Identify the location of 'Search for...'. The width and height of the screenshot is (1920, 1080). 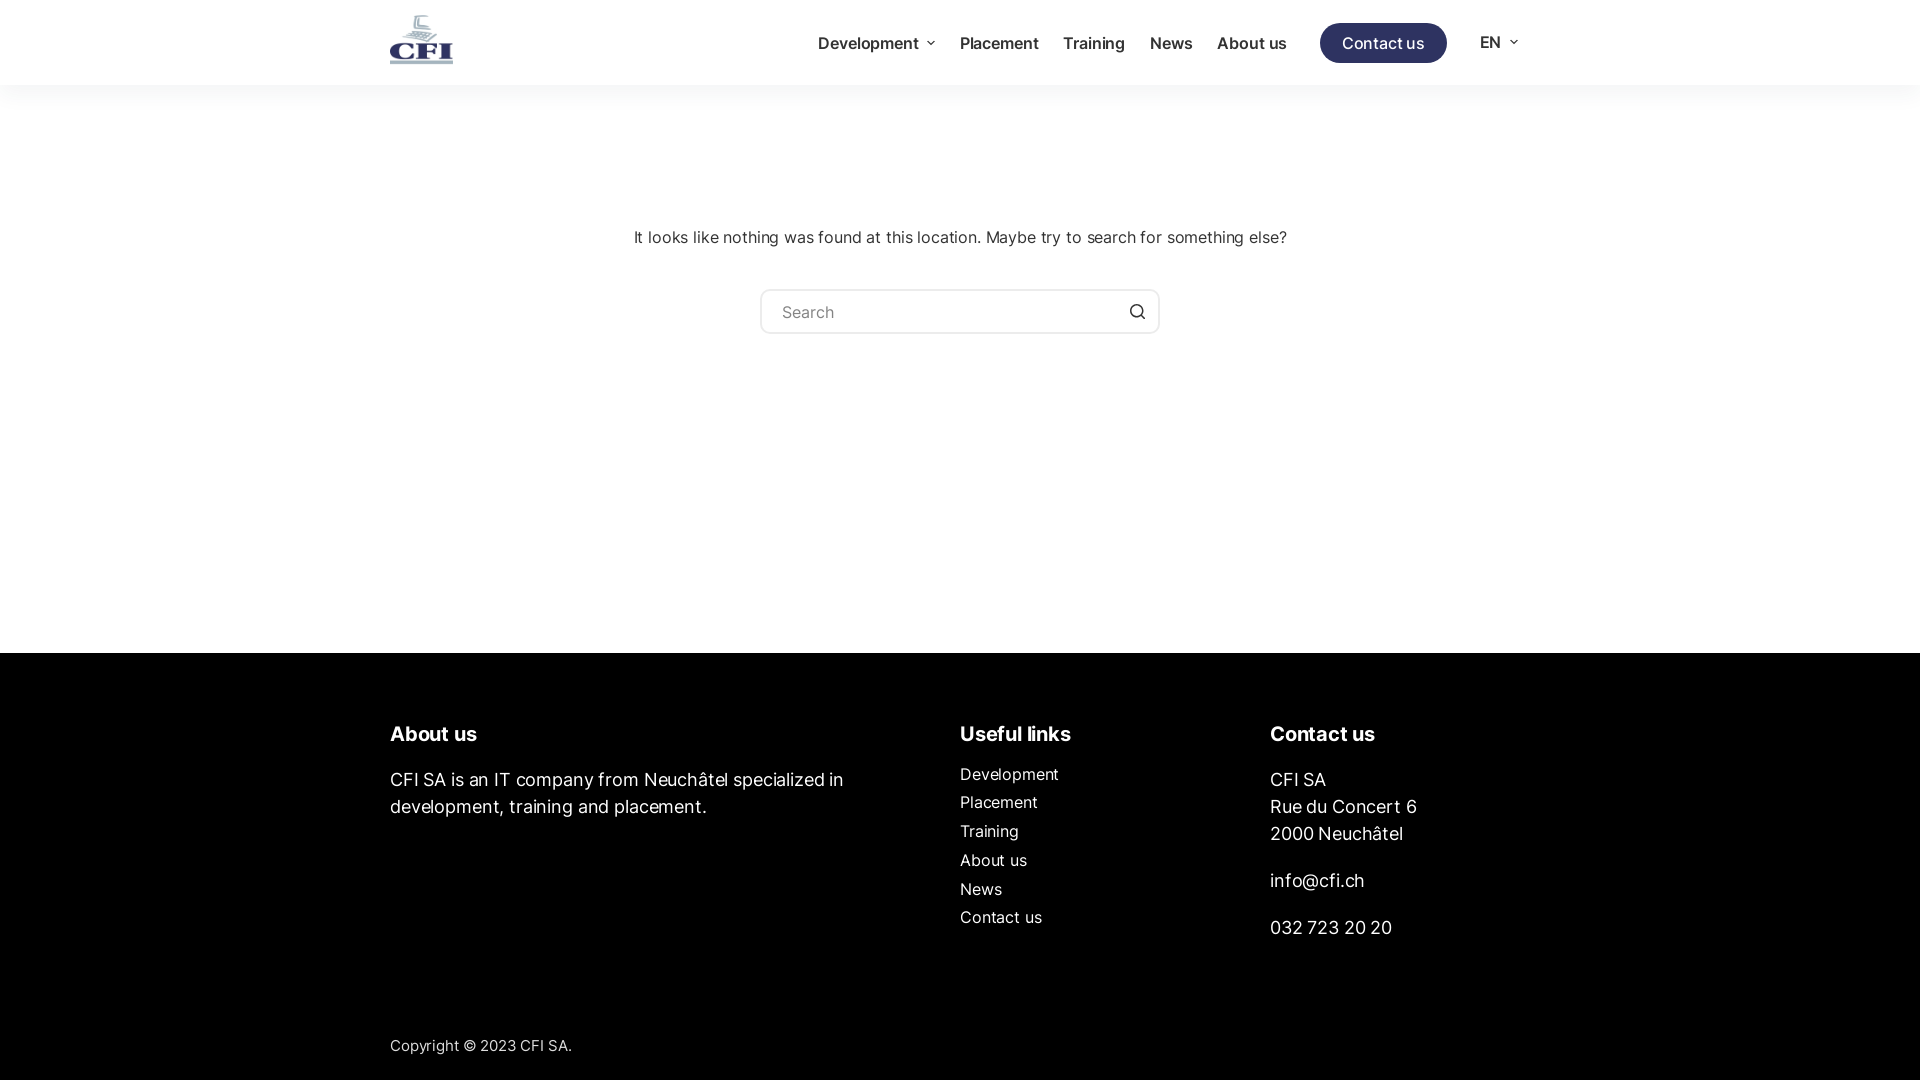
(960, 311).